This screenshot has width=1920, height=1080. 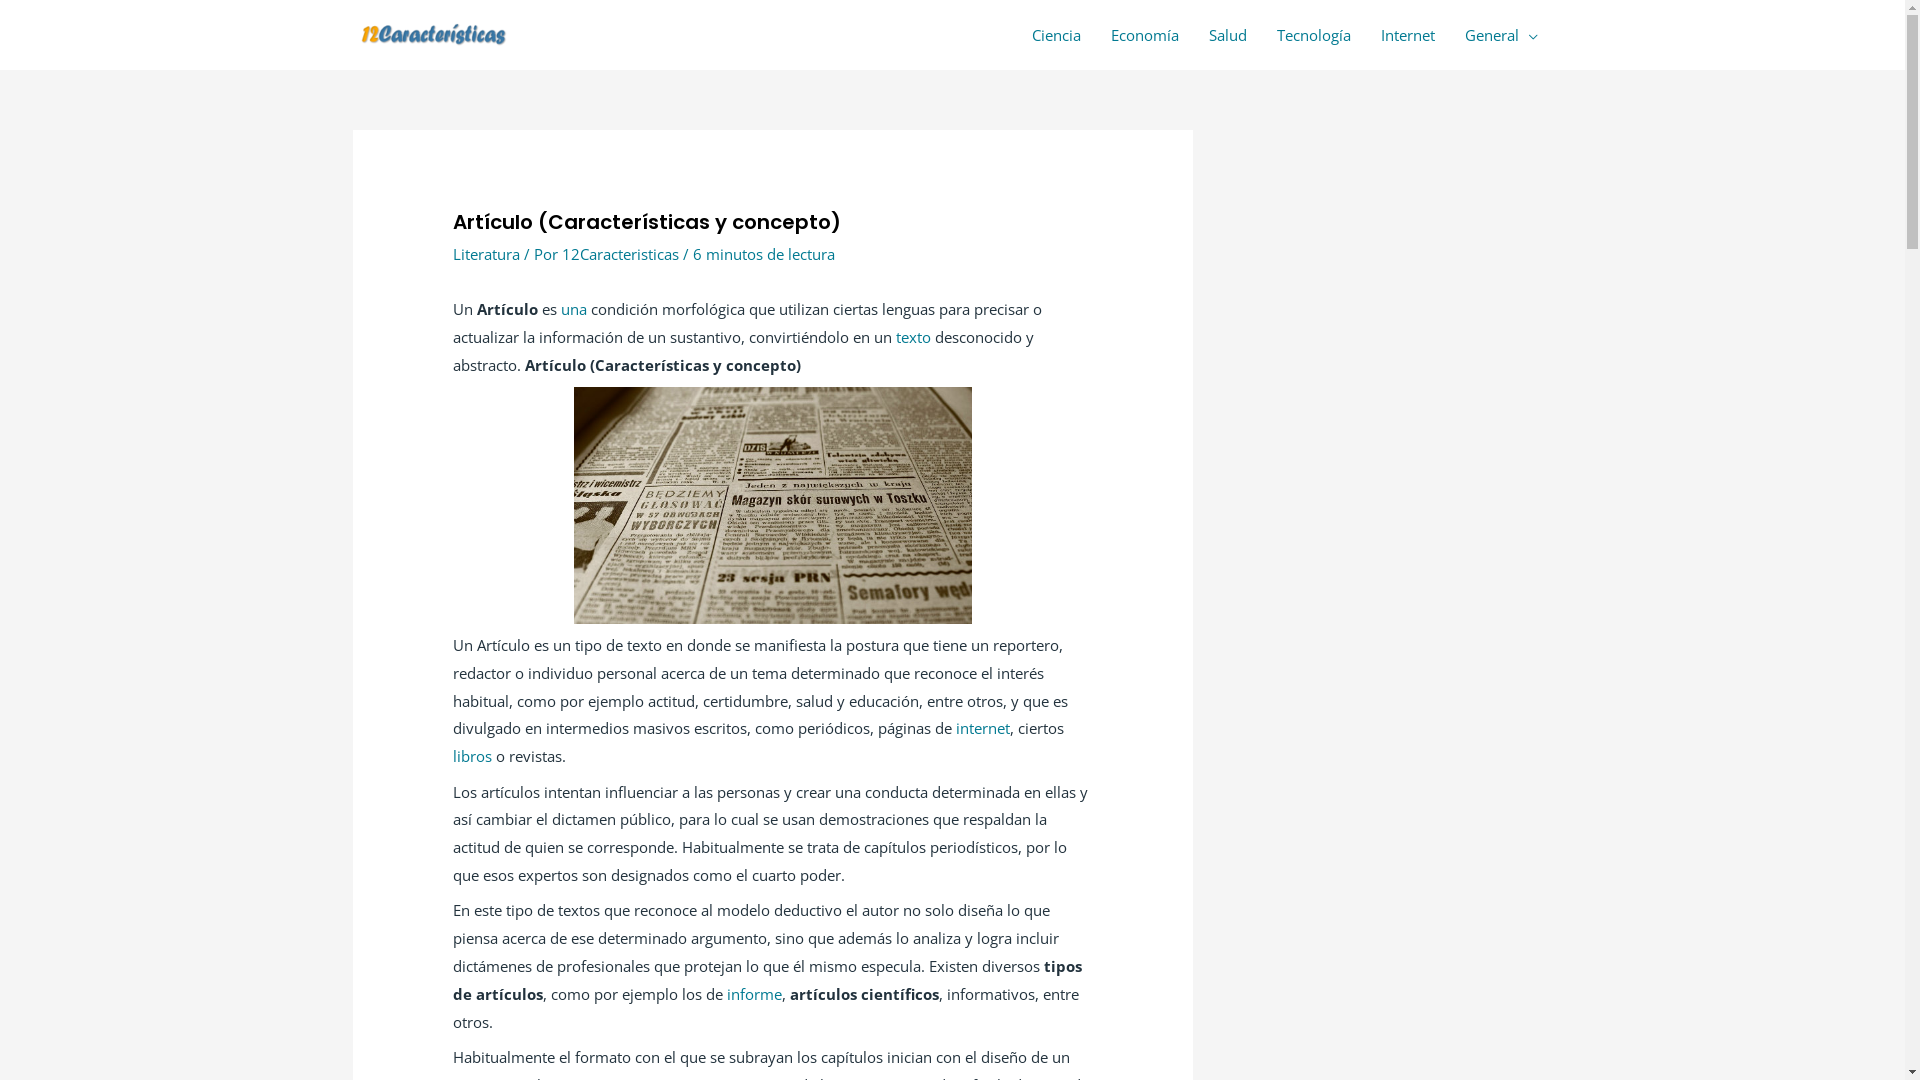 What do you see at coordinates (983, 728) in the screenshot?
I see `'internet'` at bounding box center [983, 728].